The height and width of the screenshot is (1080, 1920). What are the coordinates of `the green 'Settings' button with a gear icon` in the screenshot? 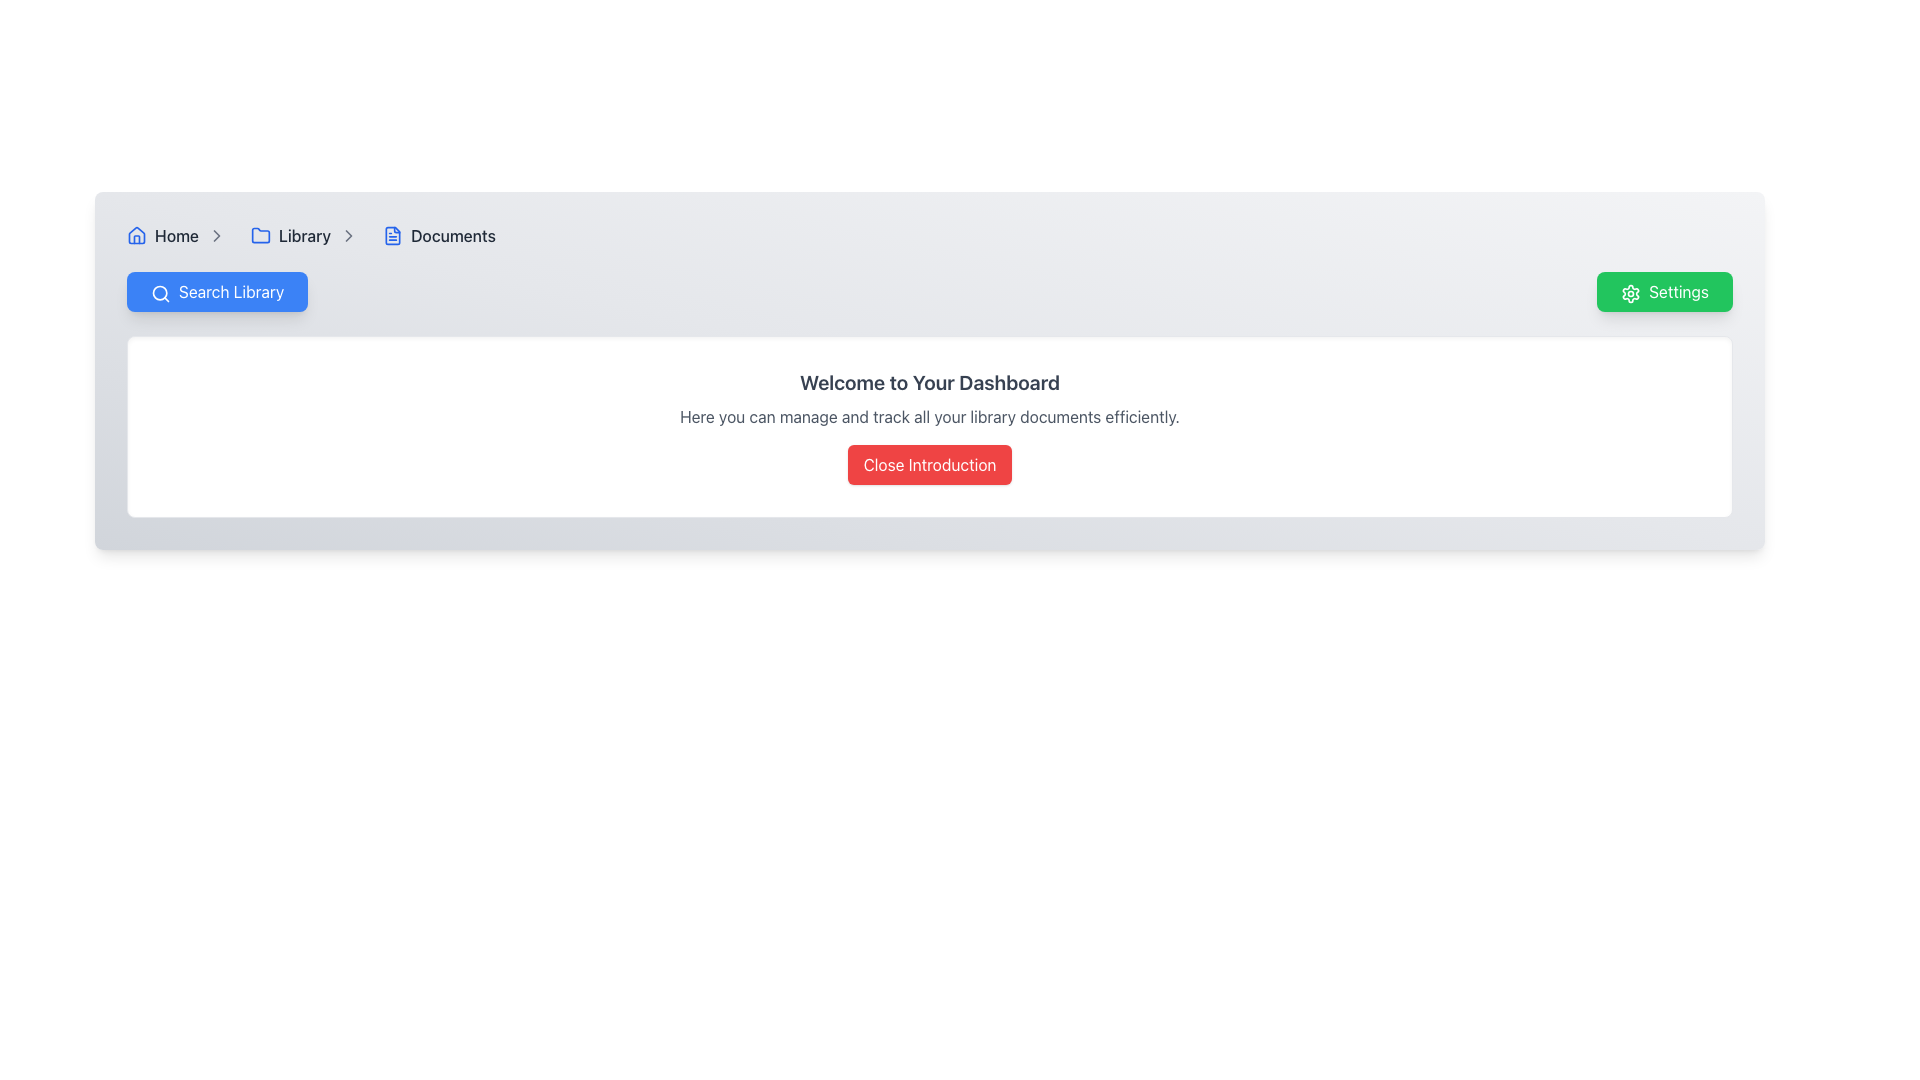 It's located at (1665, 292).